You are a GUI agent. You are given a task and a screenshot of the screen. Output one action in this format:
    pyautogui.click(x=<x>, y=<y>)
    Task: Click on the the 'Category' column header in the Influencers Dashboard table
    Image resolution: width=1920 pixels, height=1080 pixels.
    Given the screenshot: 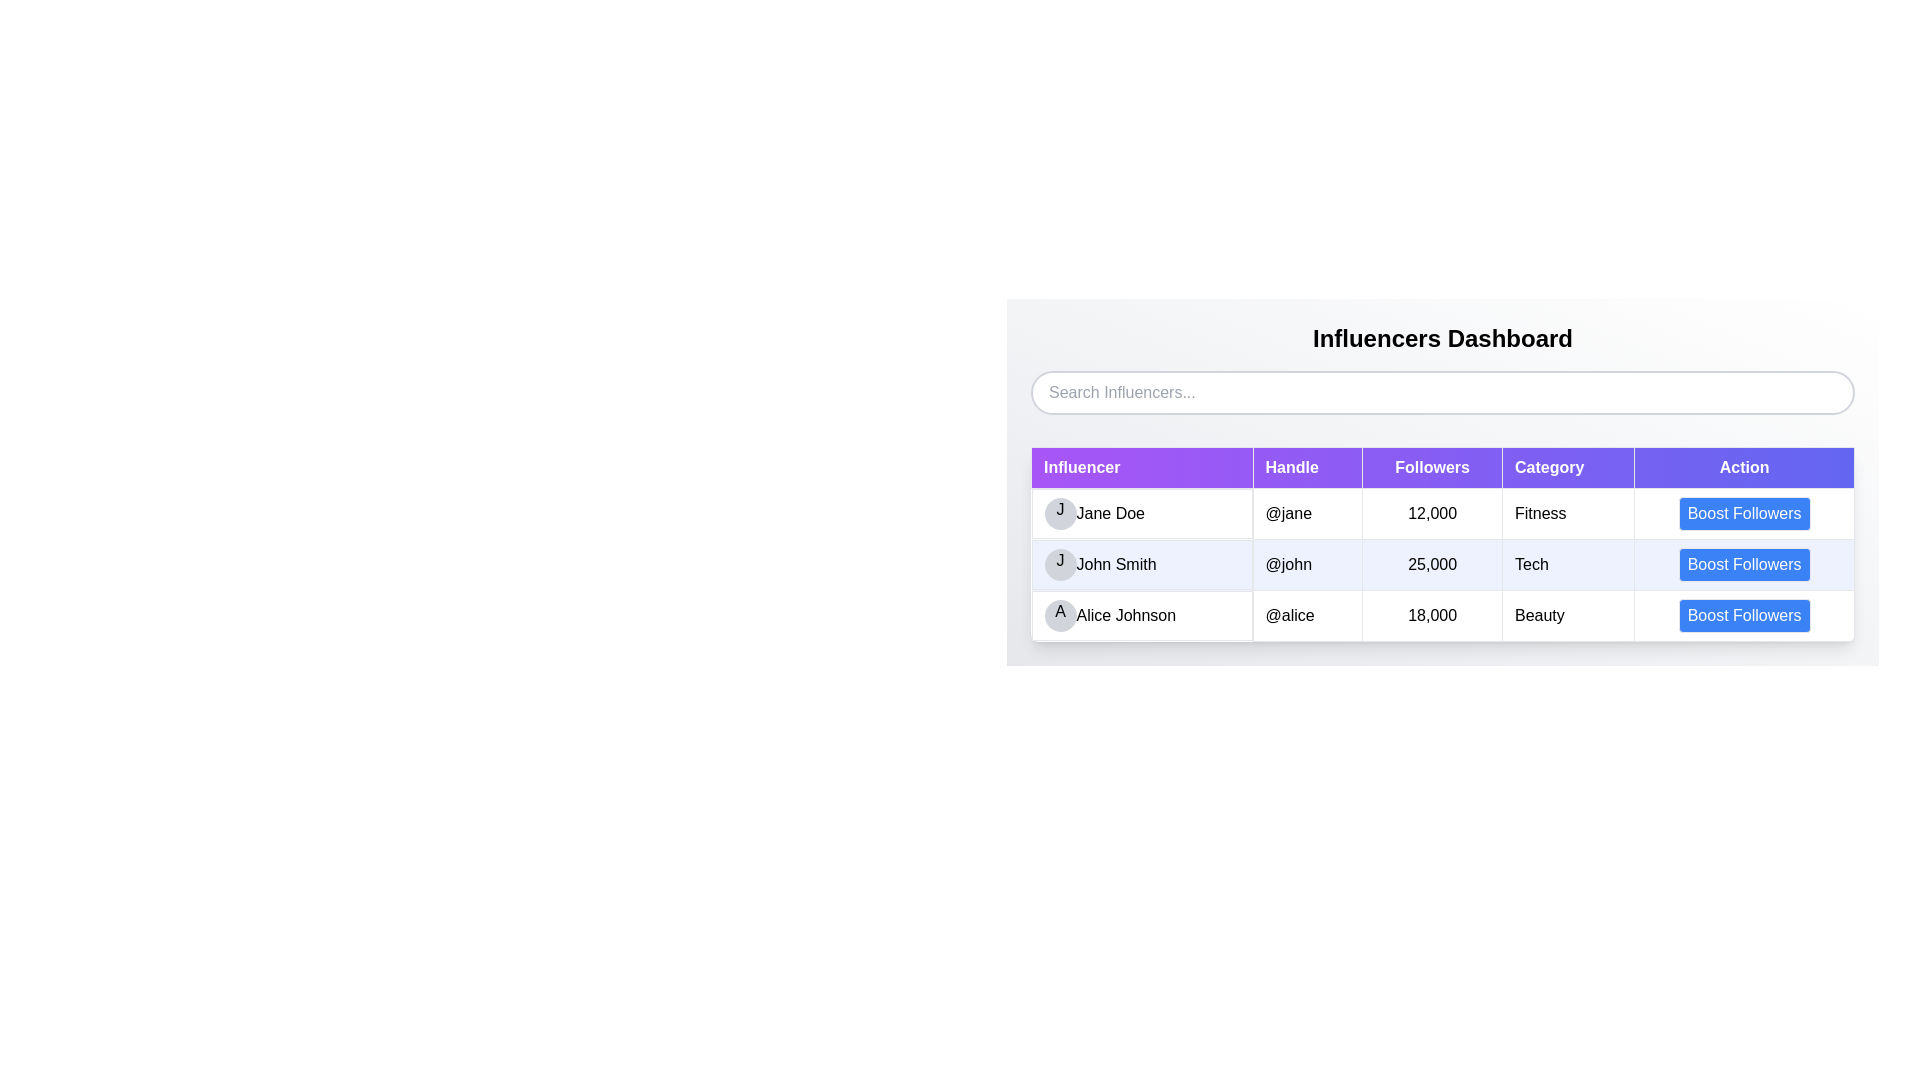 What is the action you would take?
    pyautogui.click(x=1567, y=467)
    